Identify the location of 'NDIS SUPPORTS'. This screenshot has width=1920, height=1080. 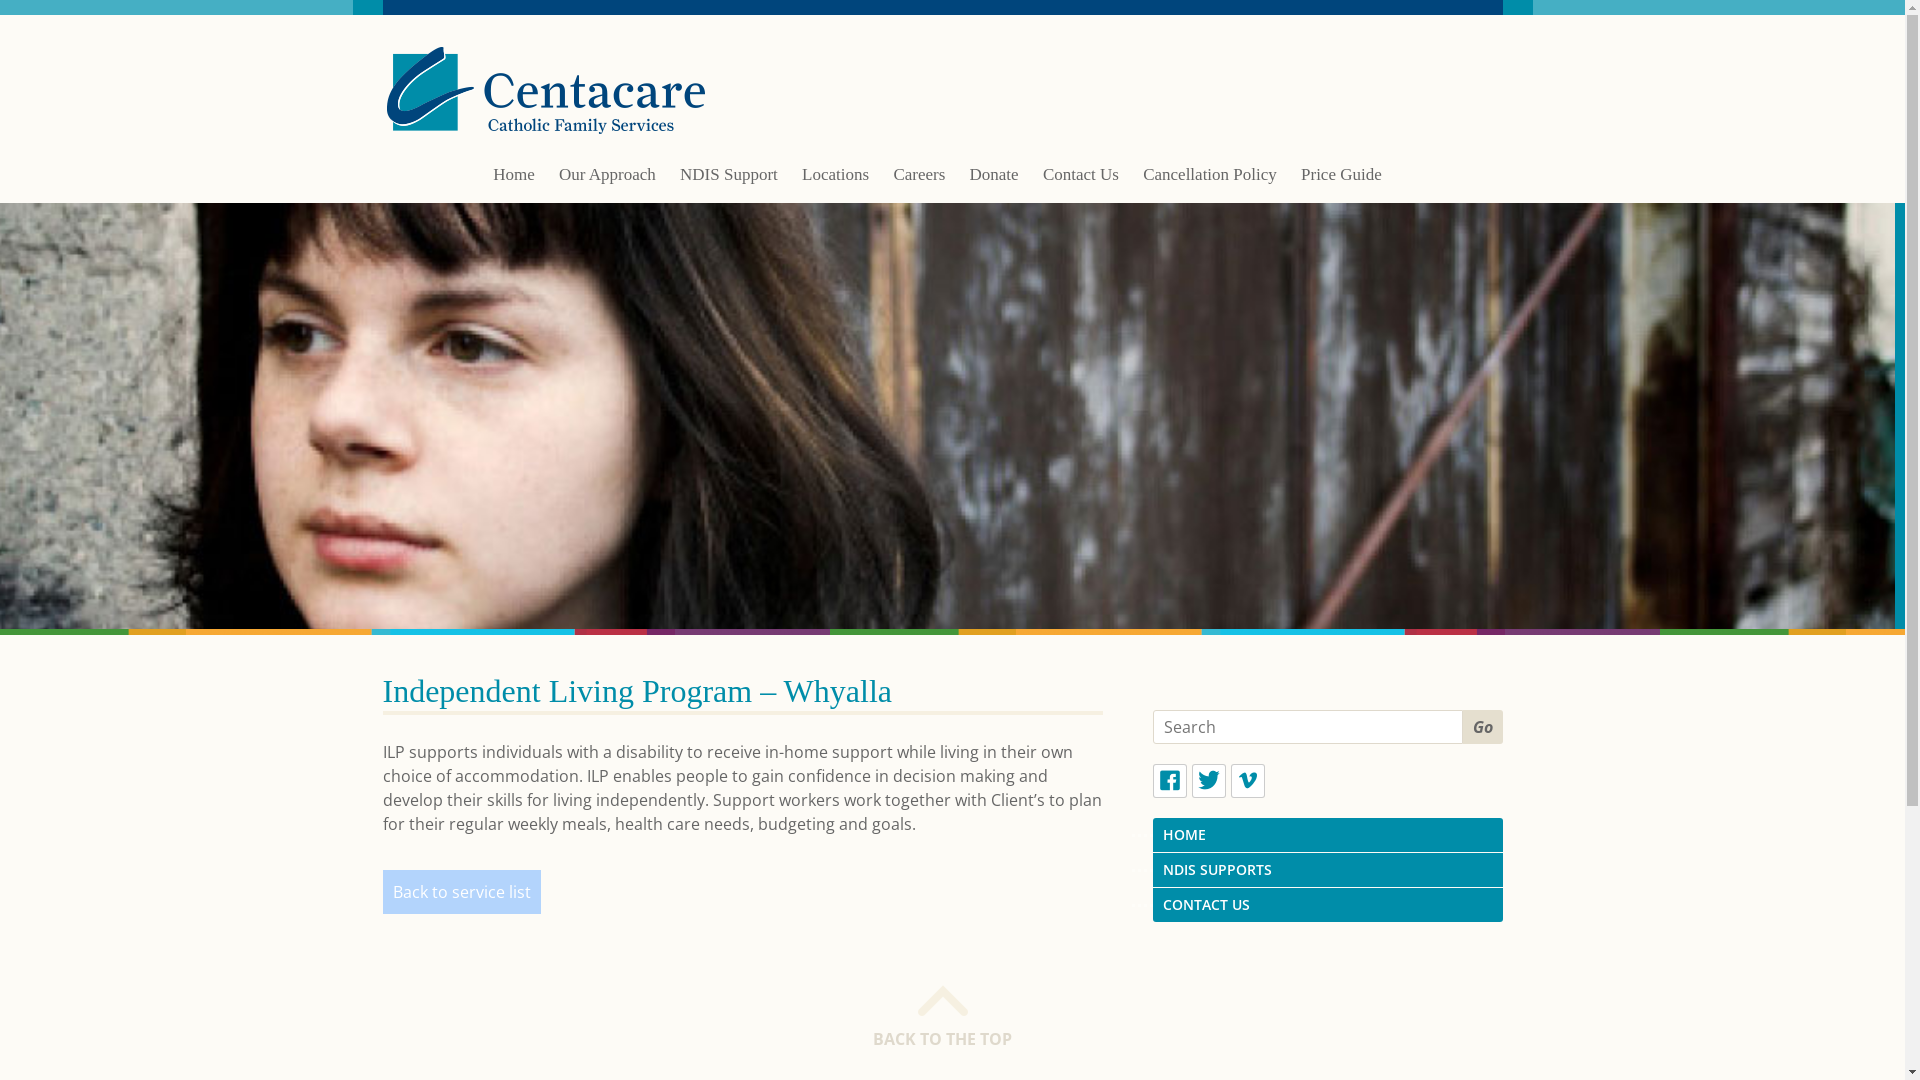
(1326, 869).